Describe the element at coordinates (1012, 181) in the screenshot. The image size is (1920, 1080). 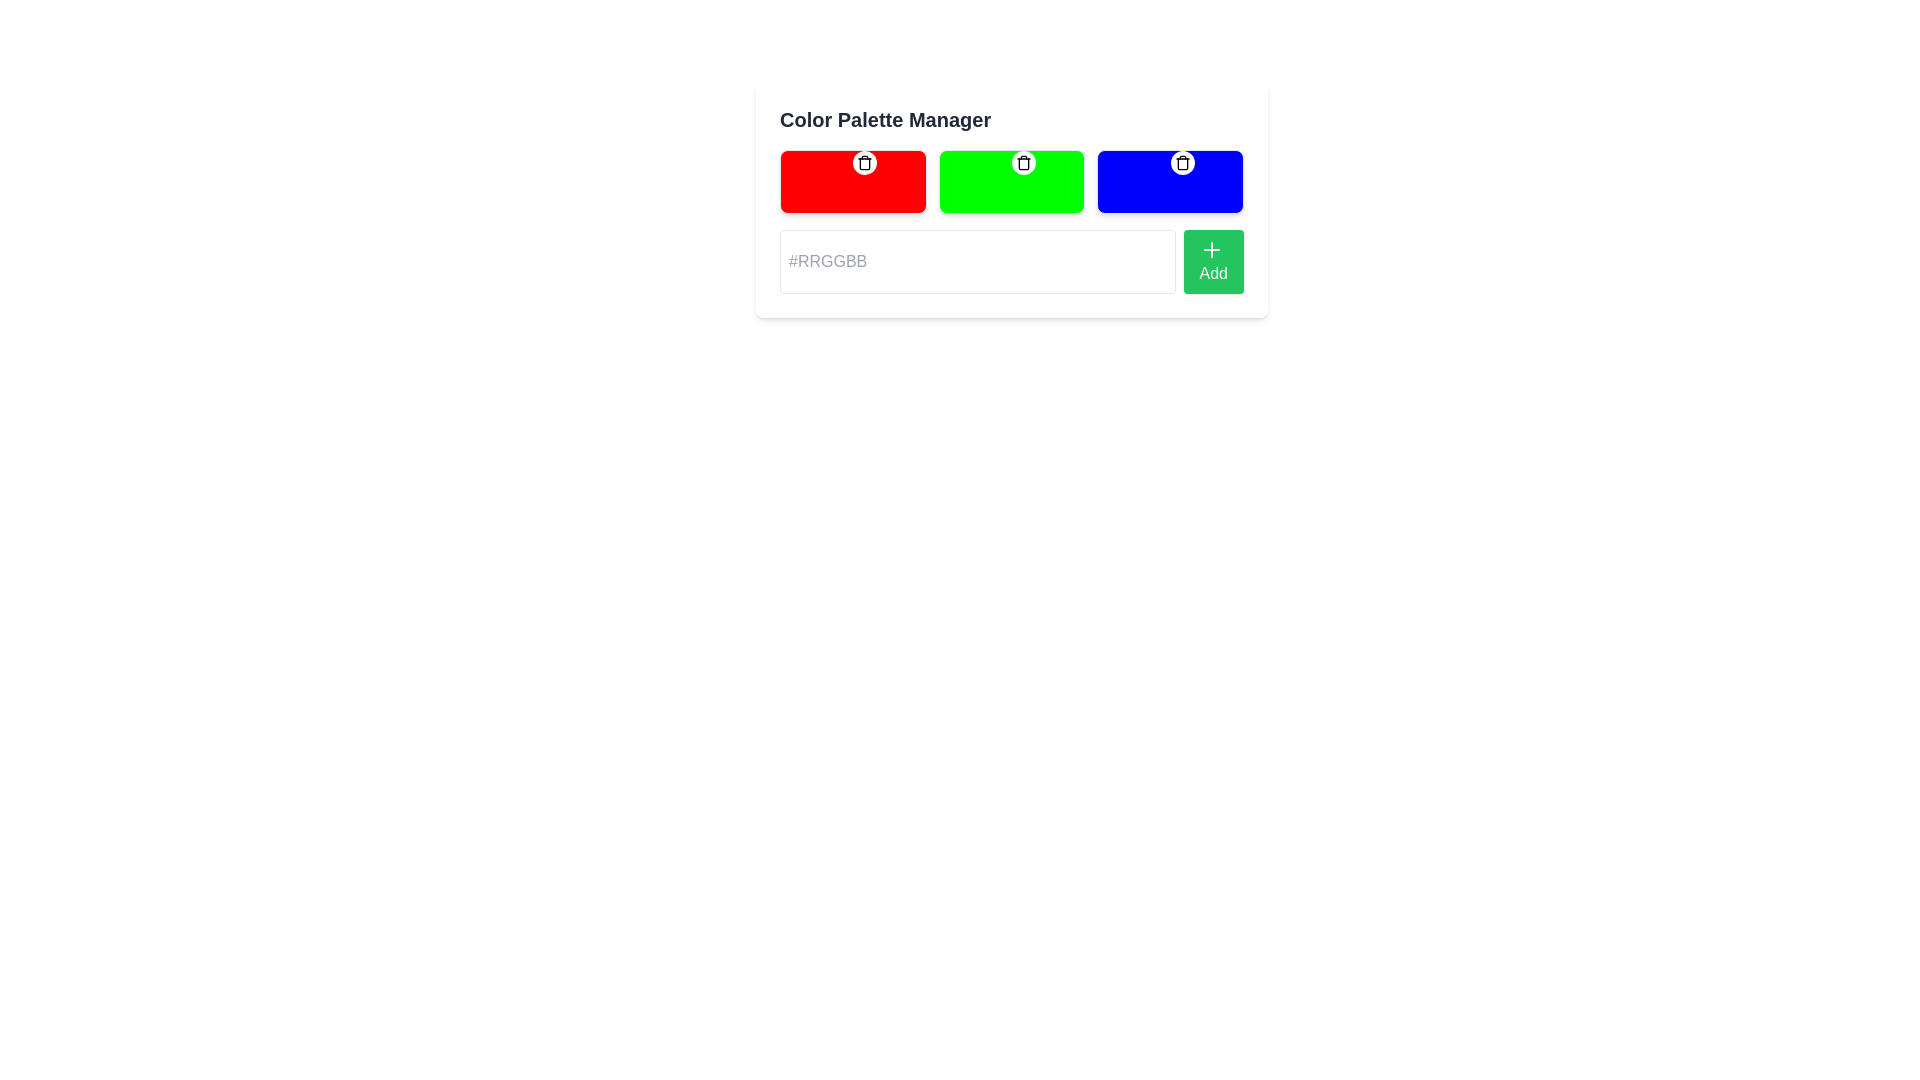
I see `the color display card with a delete button, which is the second item in a grid of three colored rectangles, indicating it supports removal functionality` at that location.